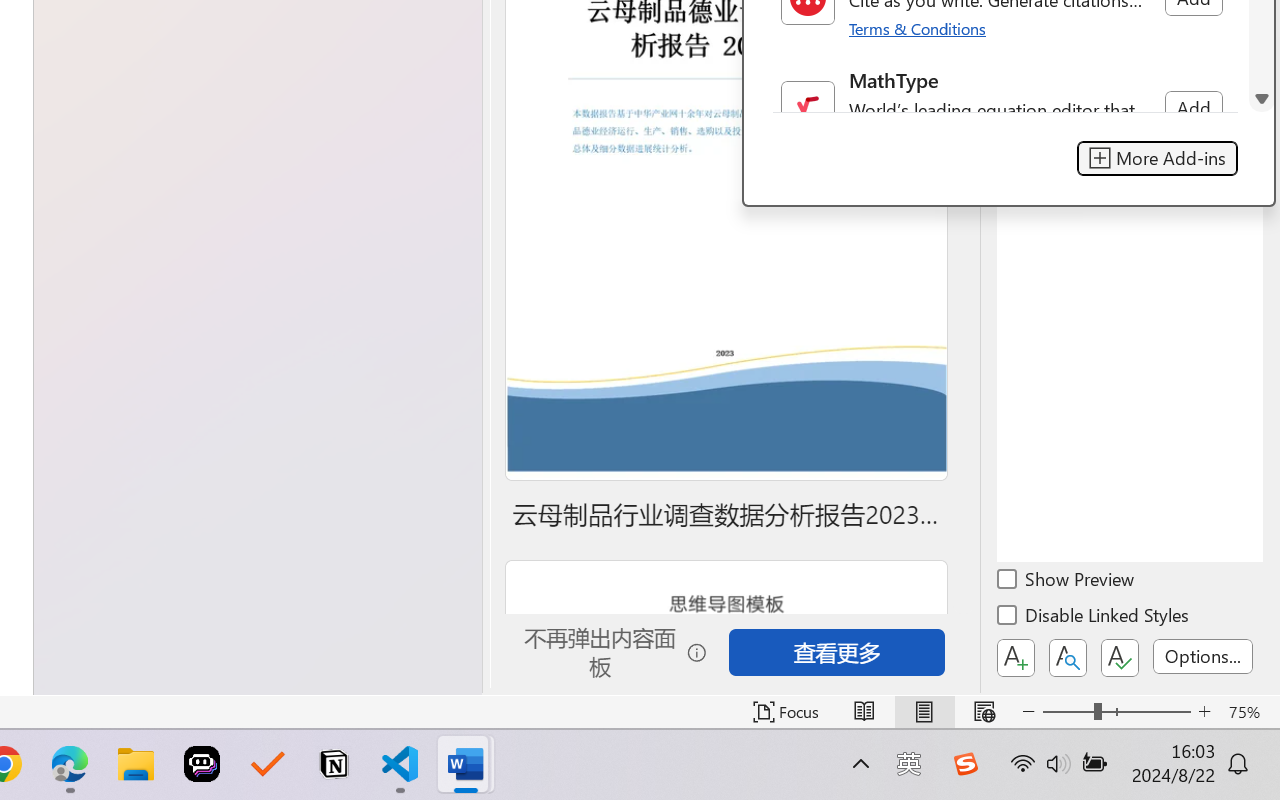  I want to click on 'Add', so click(1193, 107).